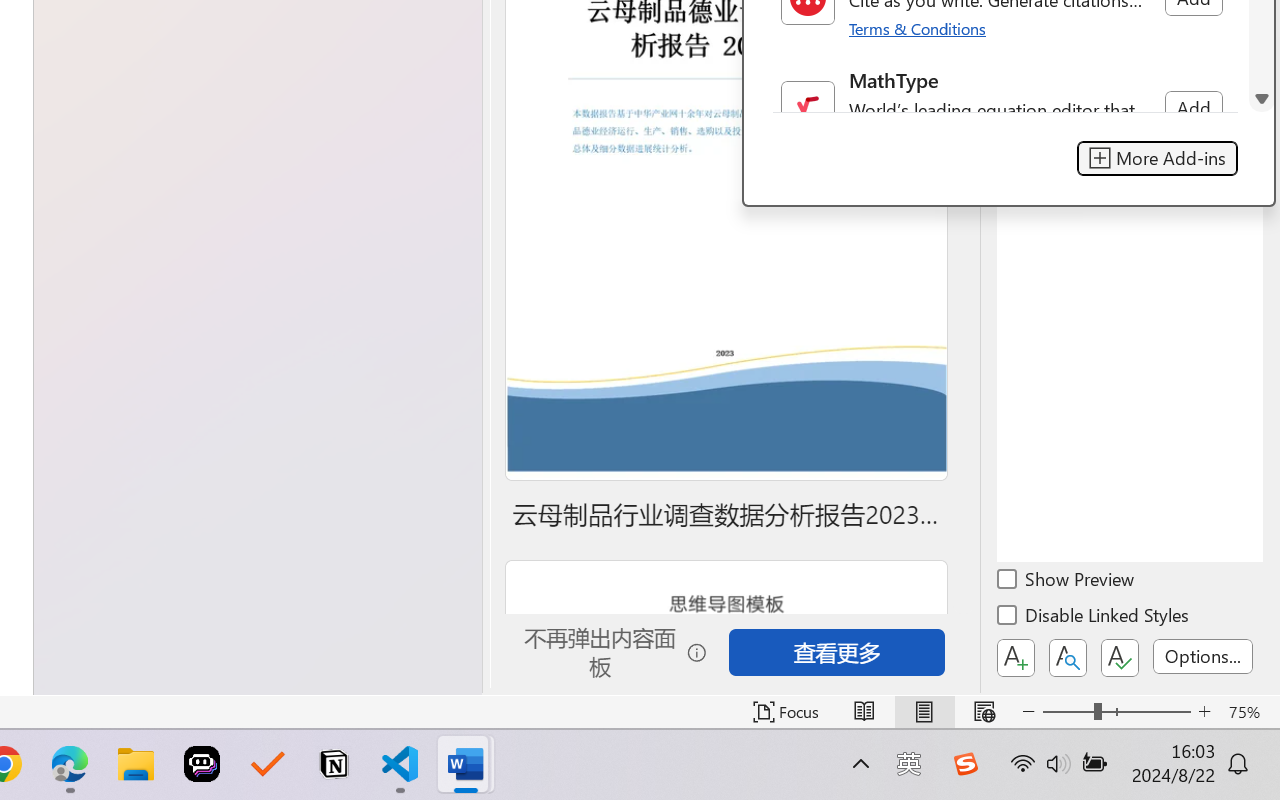  I want to click on 'Add', so click(1193, 107).